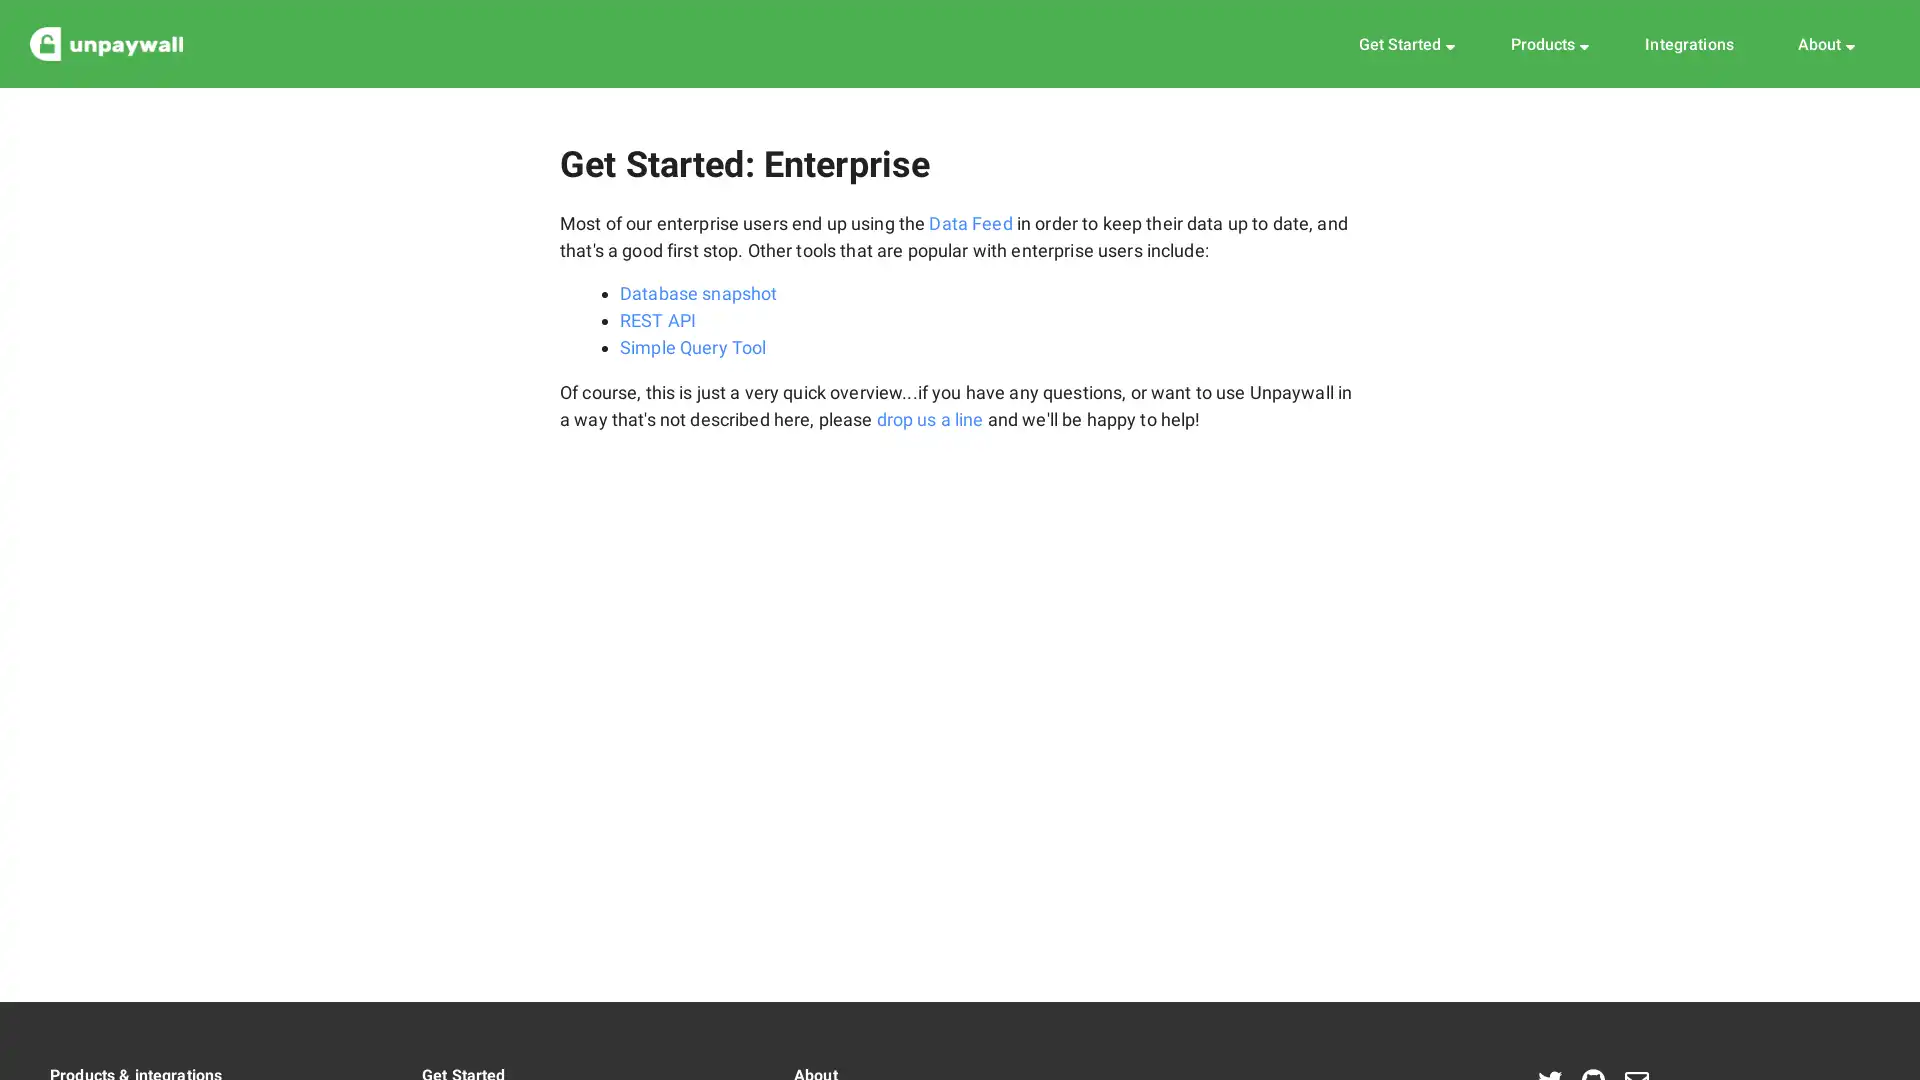 The image size is (1920, 1080). What do you see at coordinates (1549, 43) in the screenshot?
I see `Products` at bounding box center [1549, 43].